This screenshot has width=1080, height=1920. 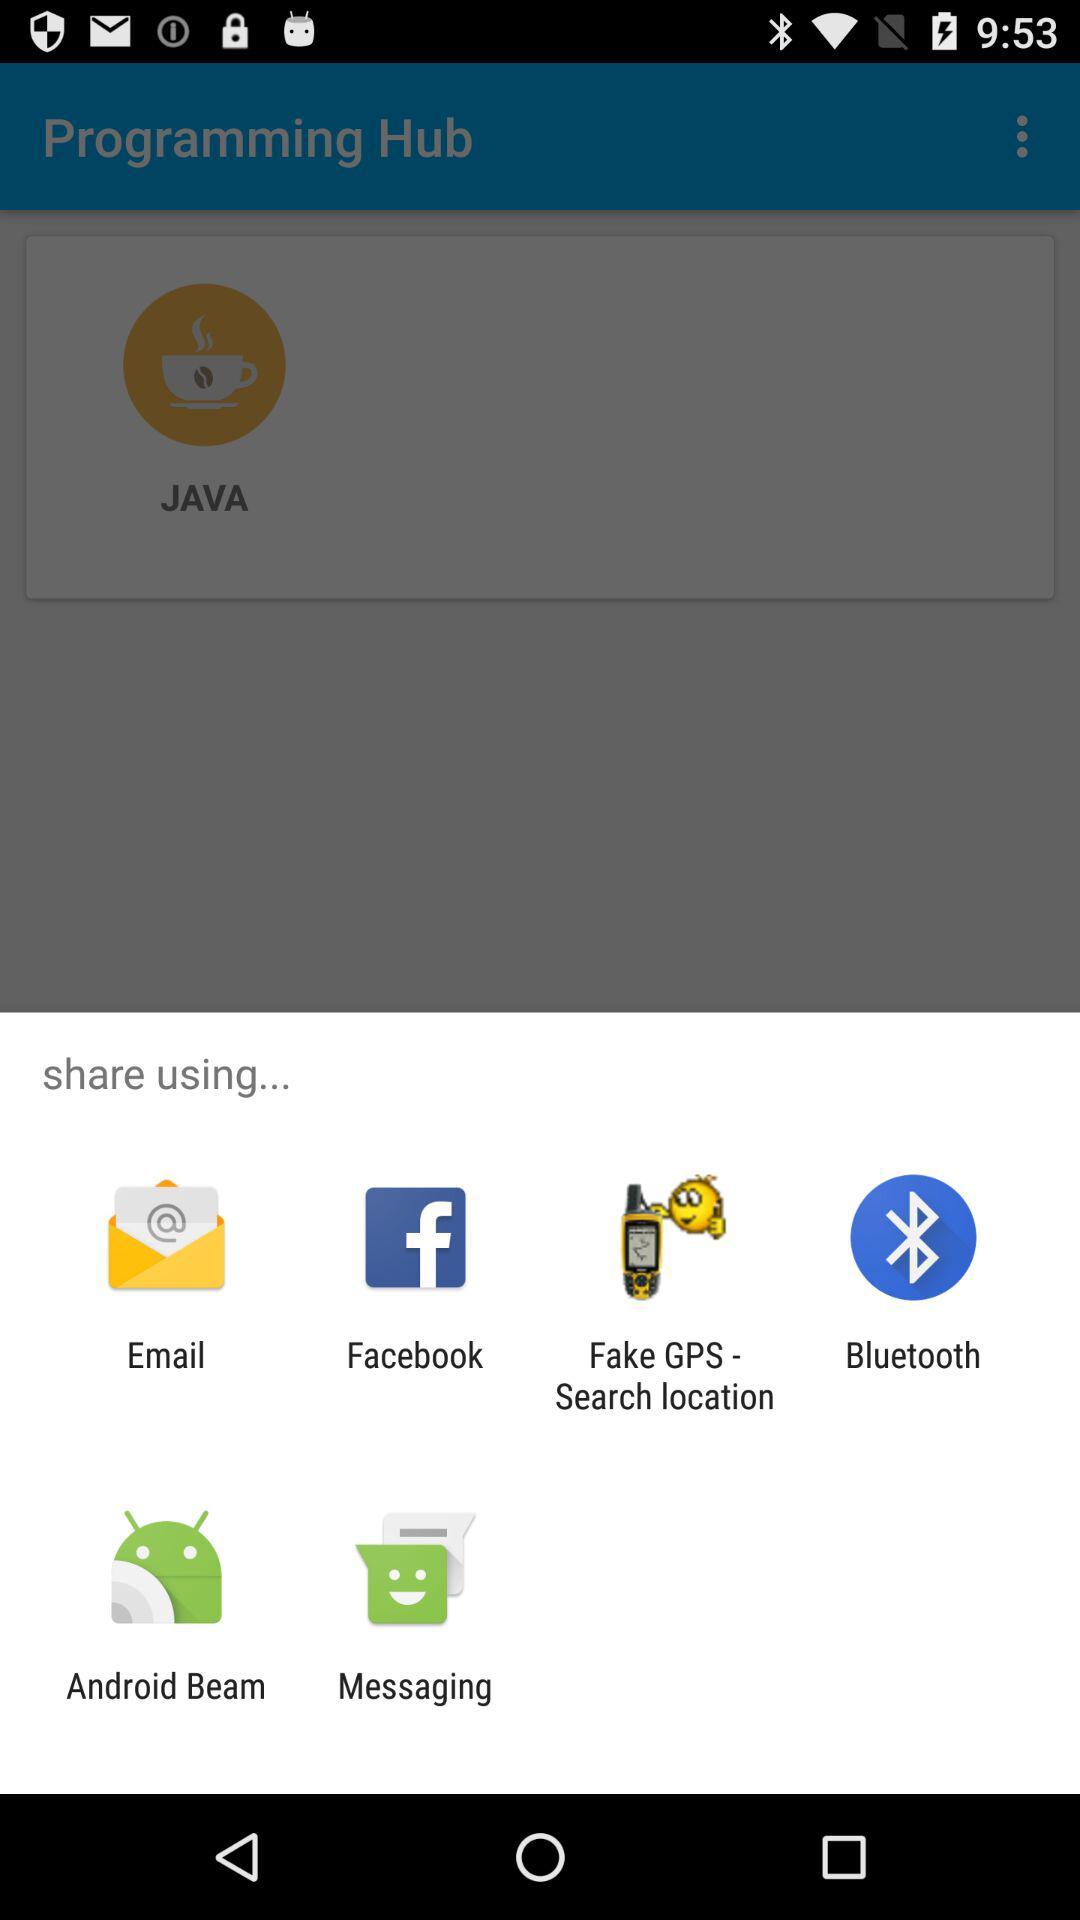 I want to click on email icon, so click(x=165, y=1374).